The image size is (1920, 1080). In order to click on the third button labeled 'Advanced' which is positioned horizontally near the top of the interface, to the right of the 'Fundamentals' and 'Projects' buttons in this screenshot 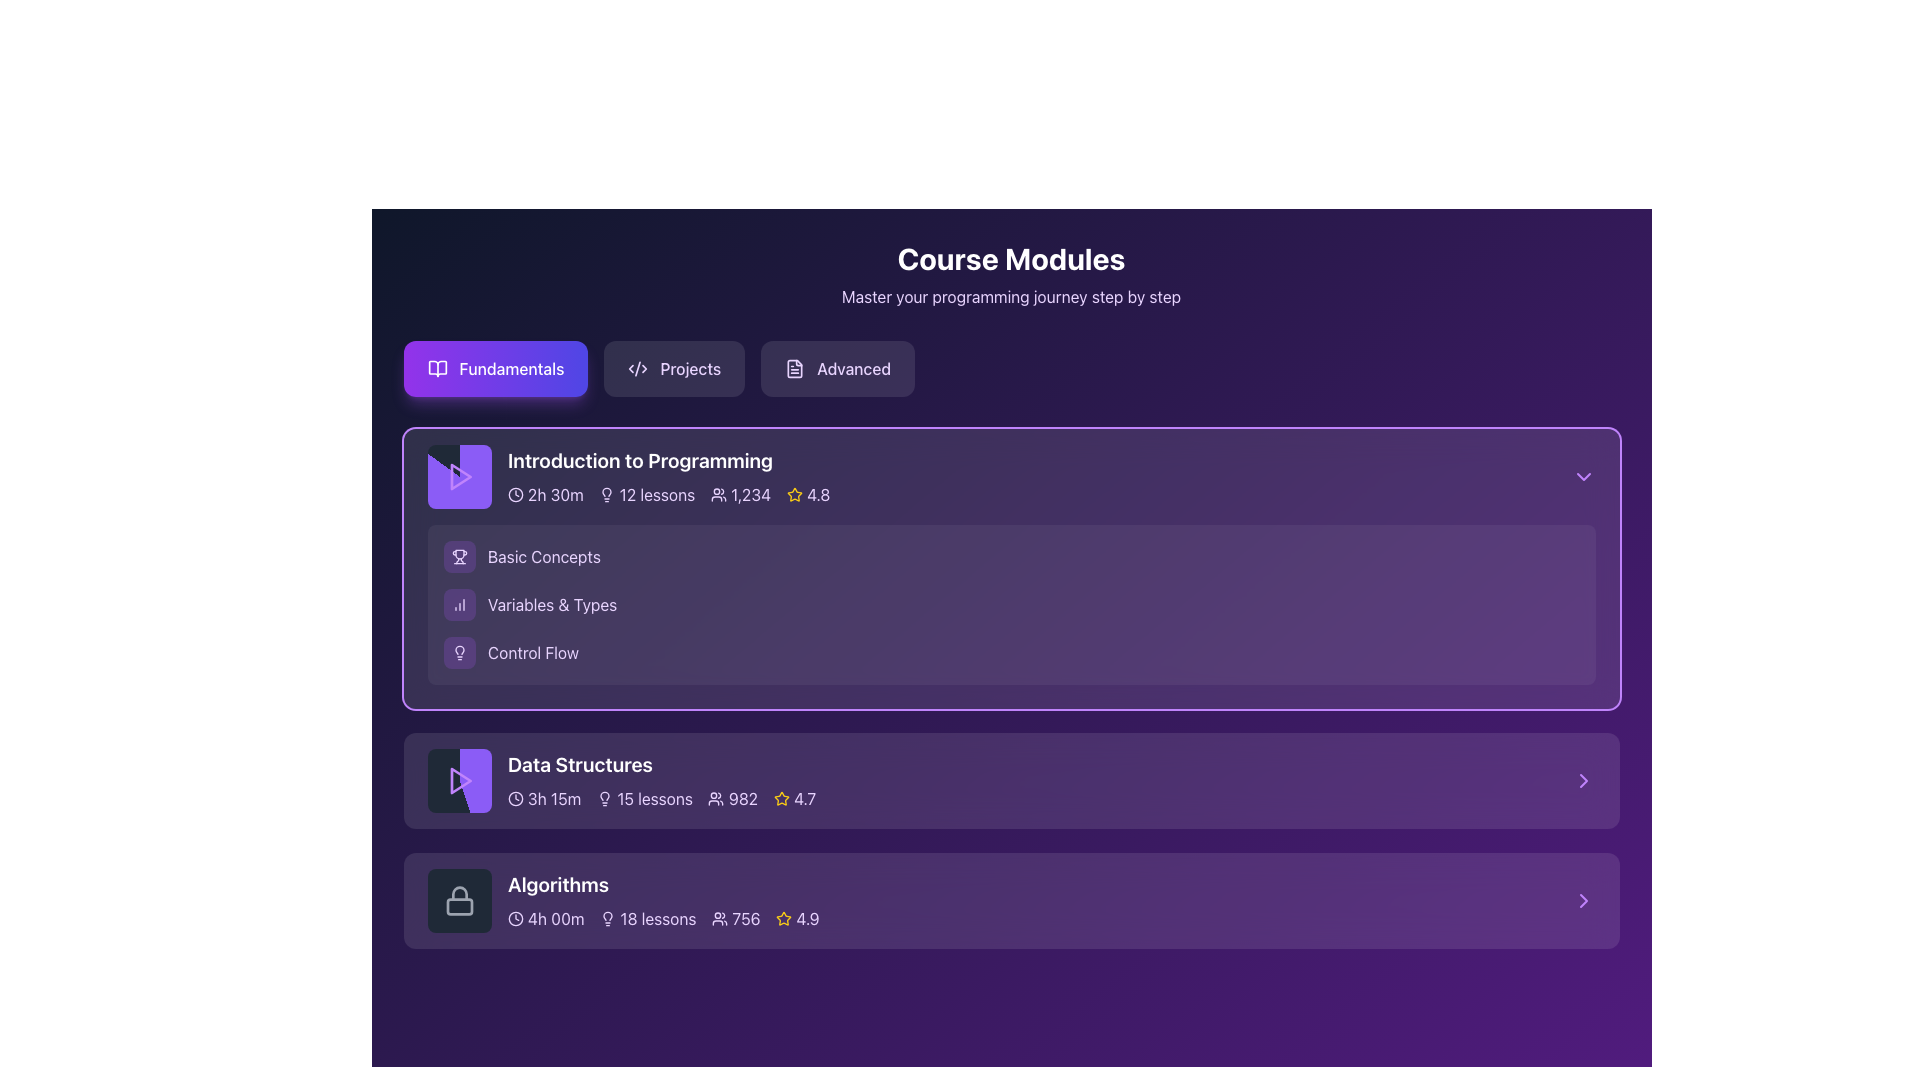, I will do `click(838, 369)`.